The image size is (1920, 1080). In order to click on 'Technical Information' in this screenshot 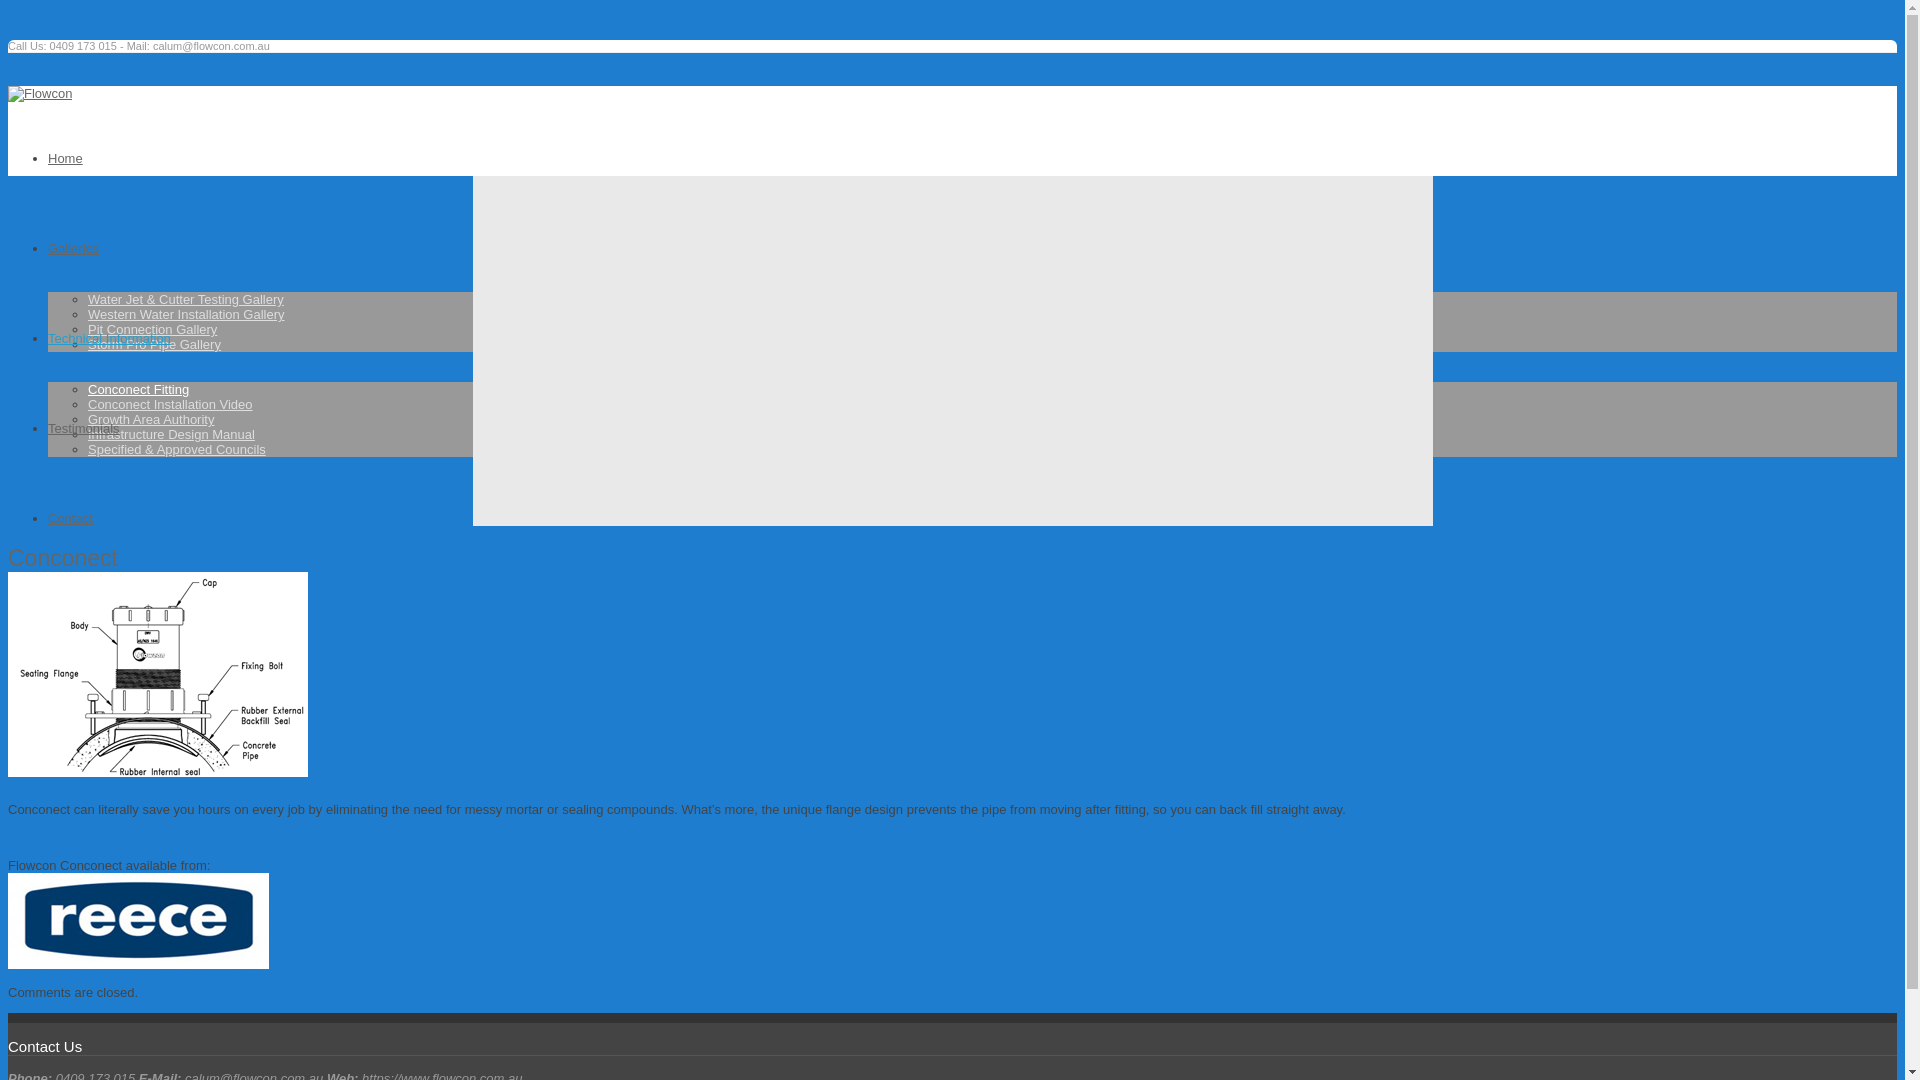, I will do `click(108, 337)`.